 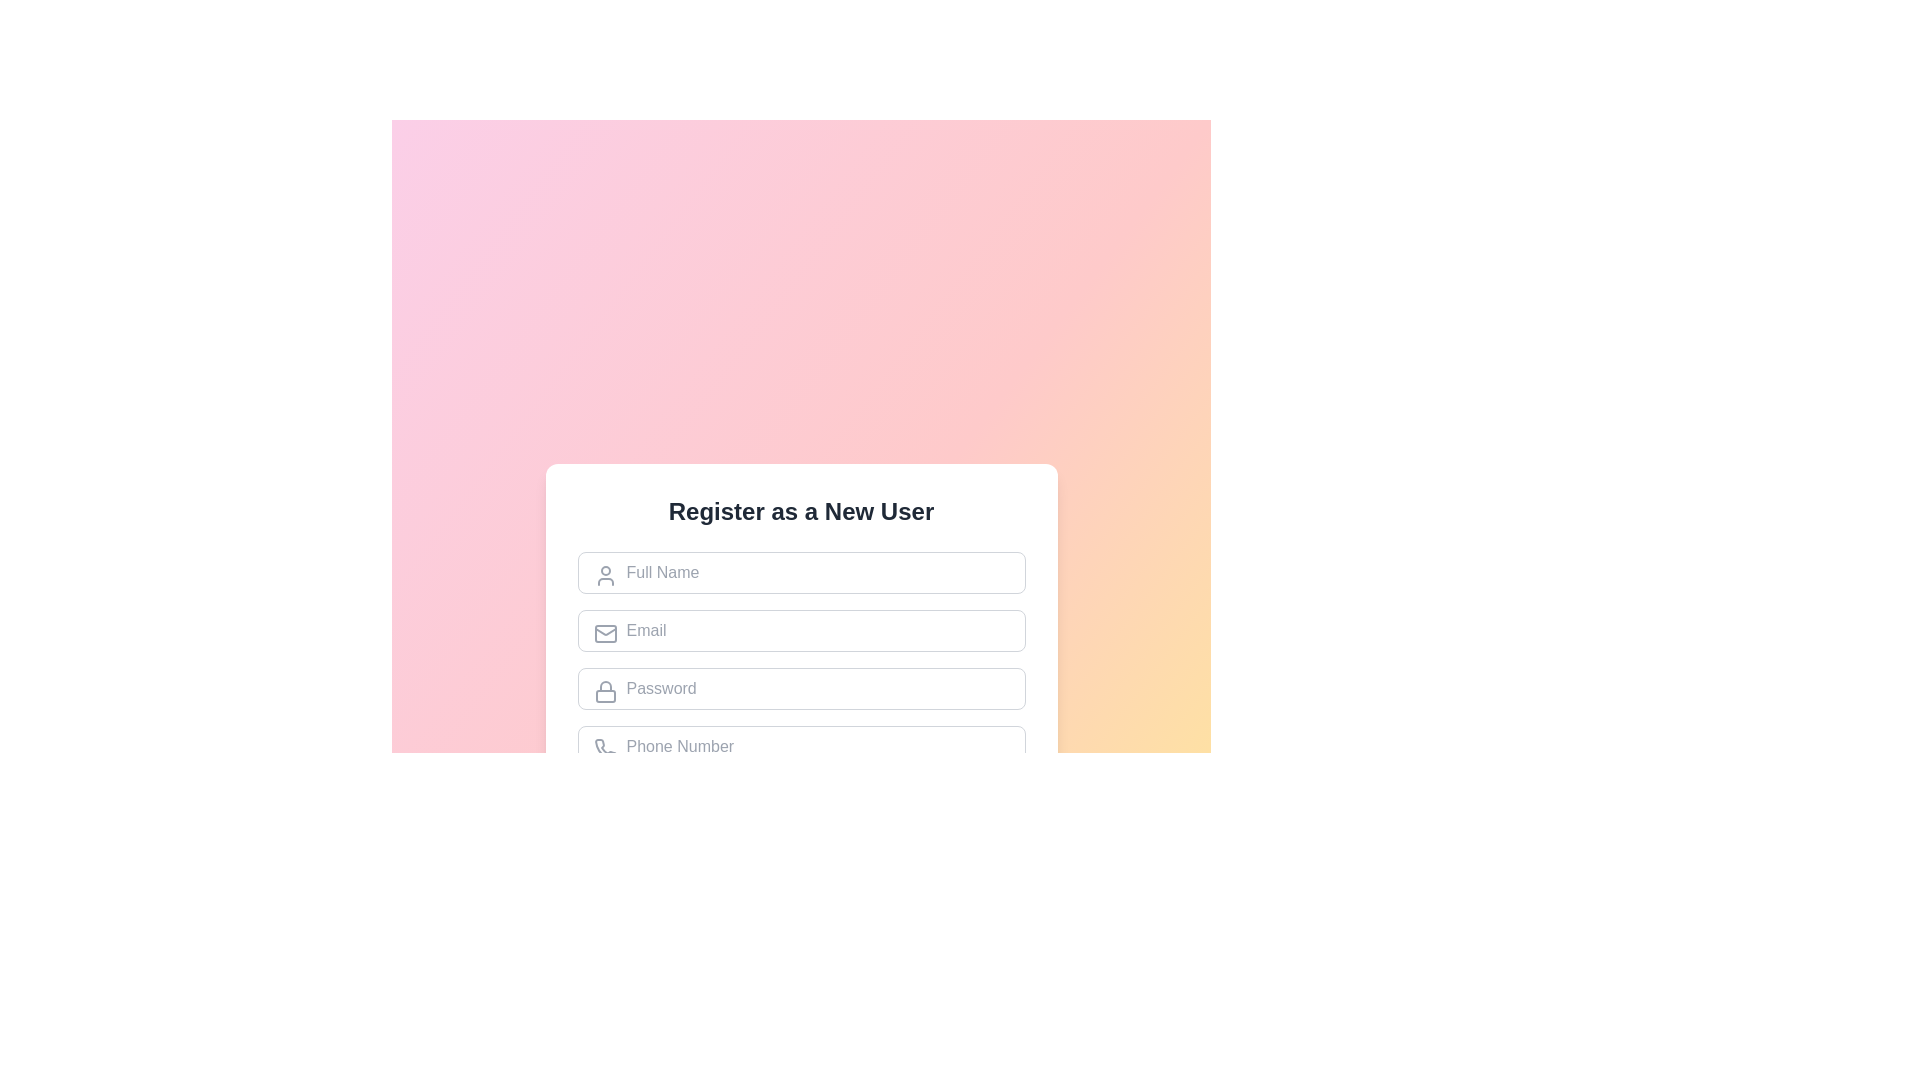 What do you see at coordinates (604, 633) in the screenshot?
I see `the mail icon, which is the lower rectangle of the SVG-based mail icon, positioned to the left of the 'Email' input field's label text` at bounding box center [604, 633].